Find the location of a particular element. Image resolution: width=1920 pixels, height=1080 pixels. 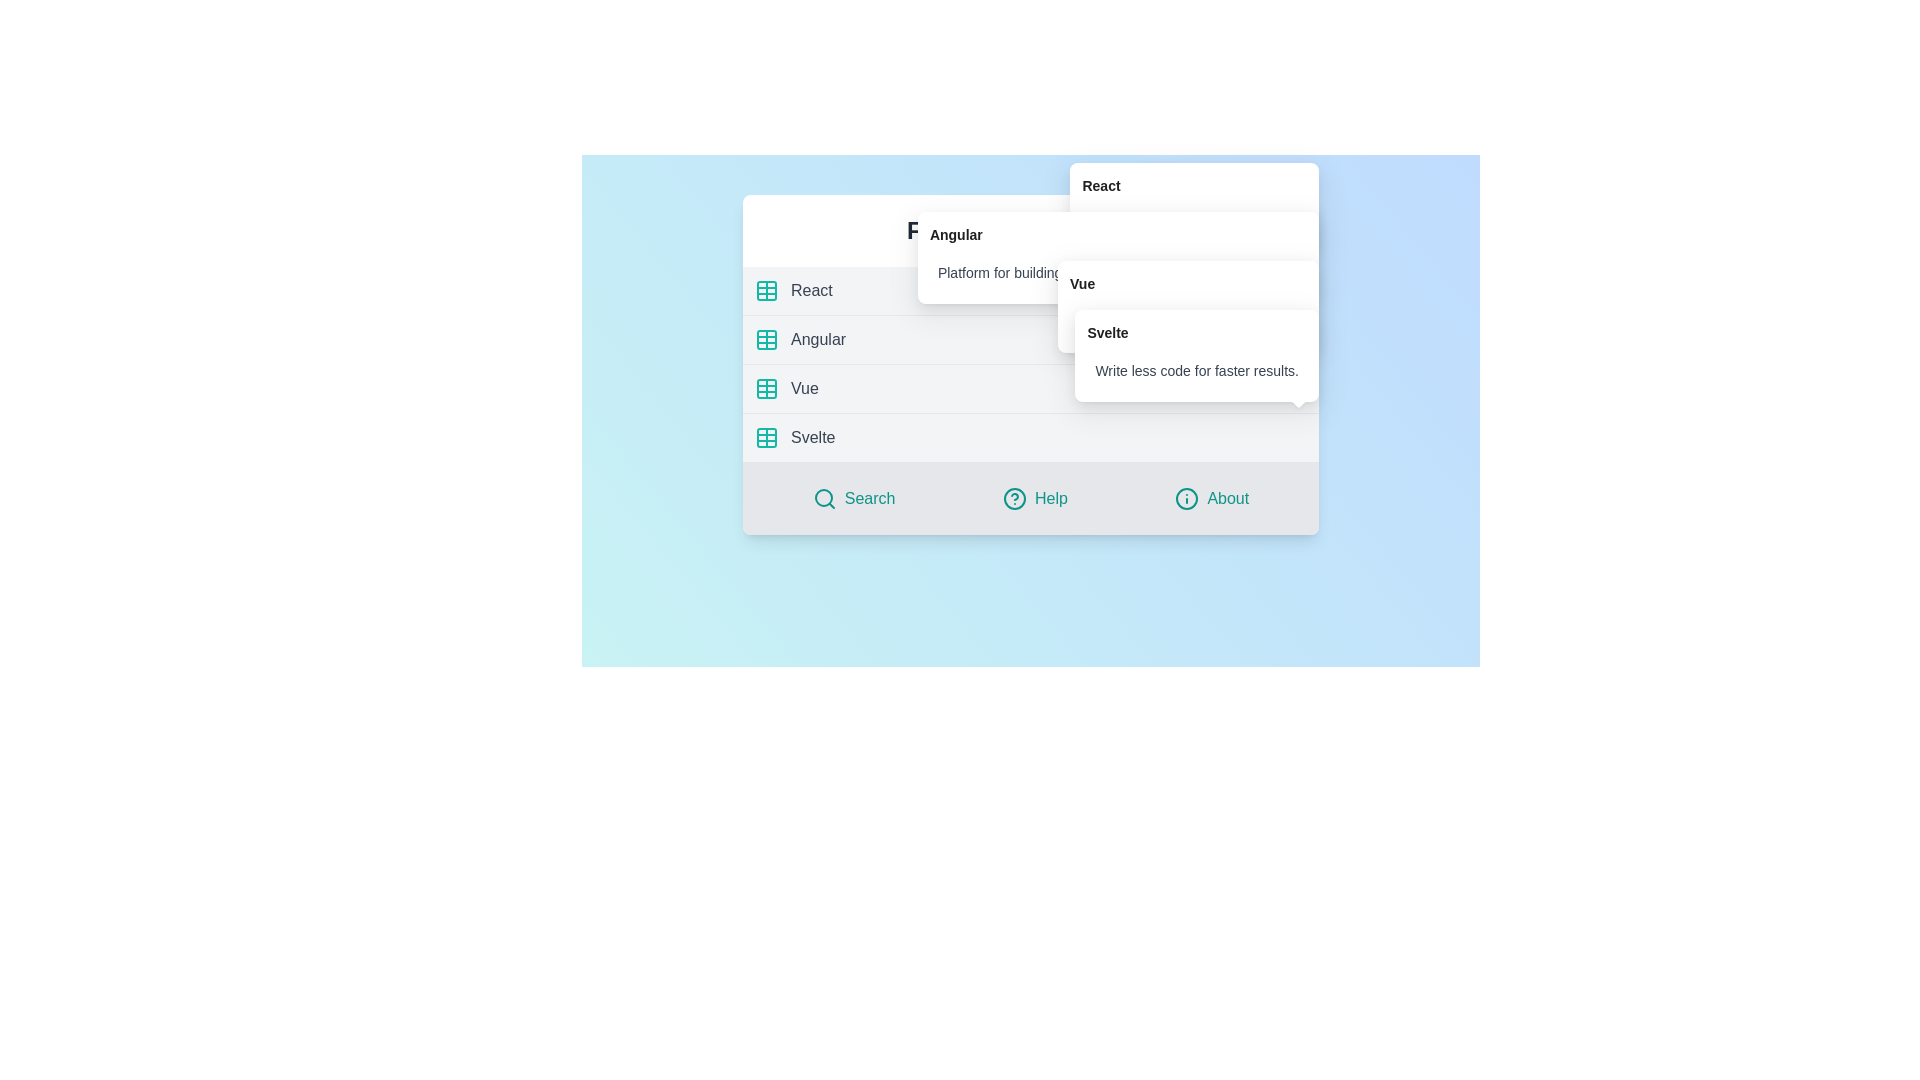

the text element labeled 'Svelte', which is the fourth item in a vertical list of menu options, to trigger the hover state is located at coordinates (813, 437).